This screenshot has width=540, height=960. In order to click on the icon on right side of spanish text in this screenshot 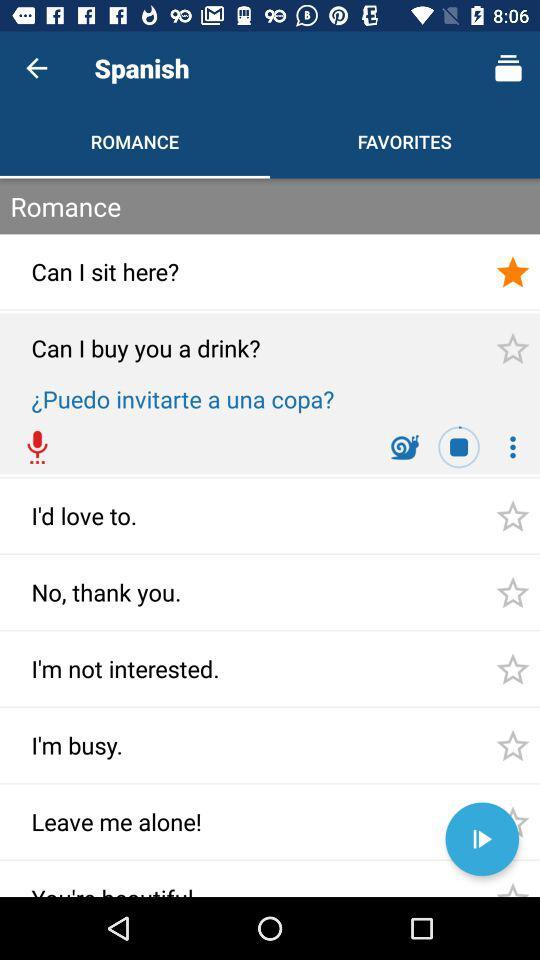, I will do `click(508, 68)`.